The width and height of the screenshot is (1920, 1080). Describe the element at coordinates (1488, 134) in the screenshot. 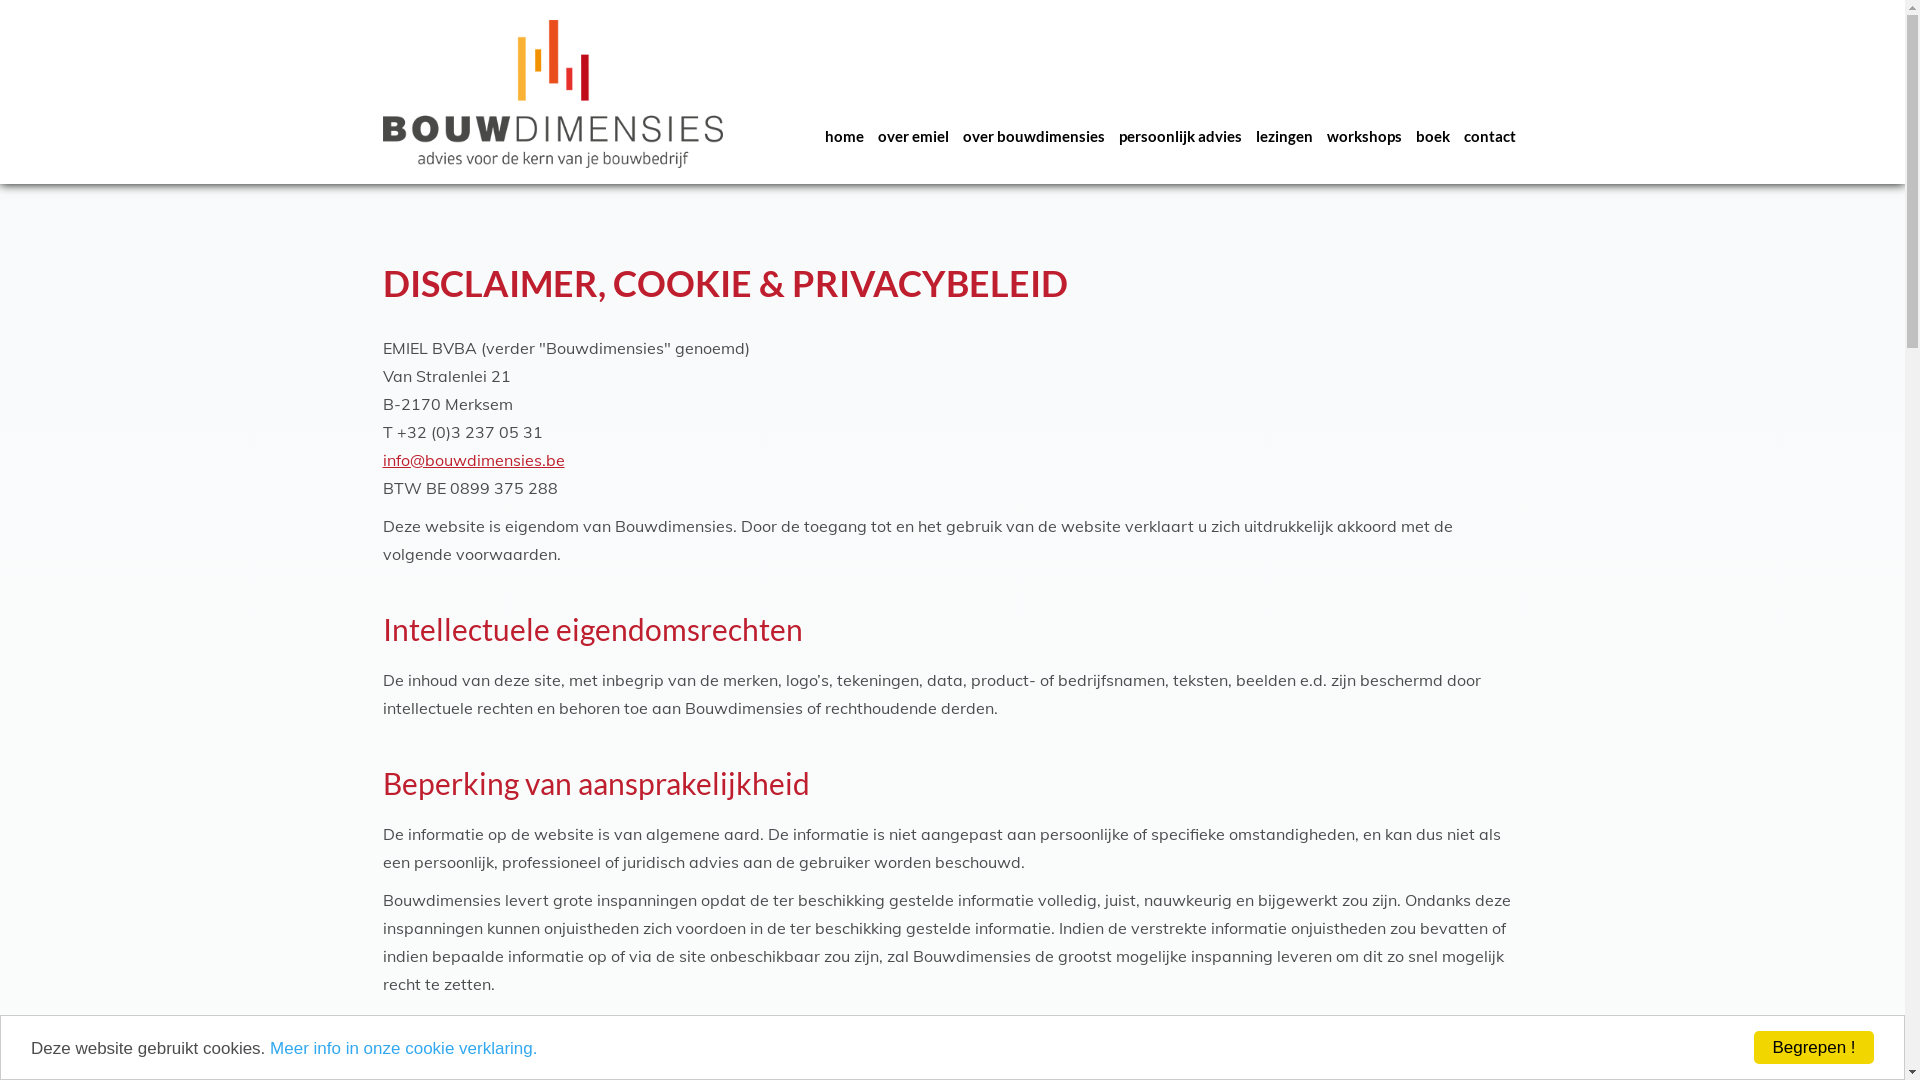

I see `'contact'` at that location.